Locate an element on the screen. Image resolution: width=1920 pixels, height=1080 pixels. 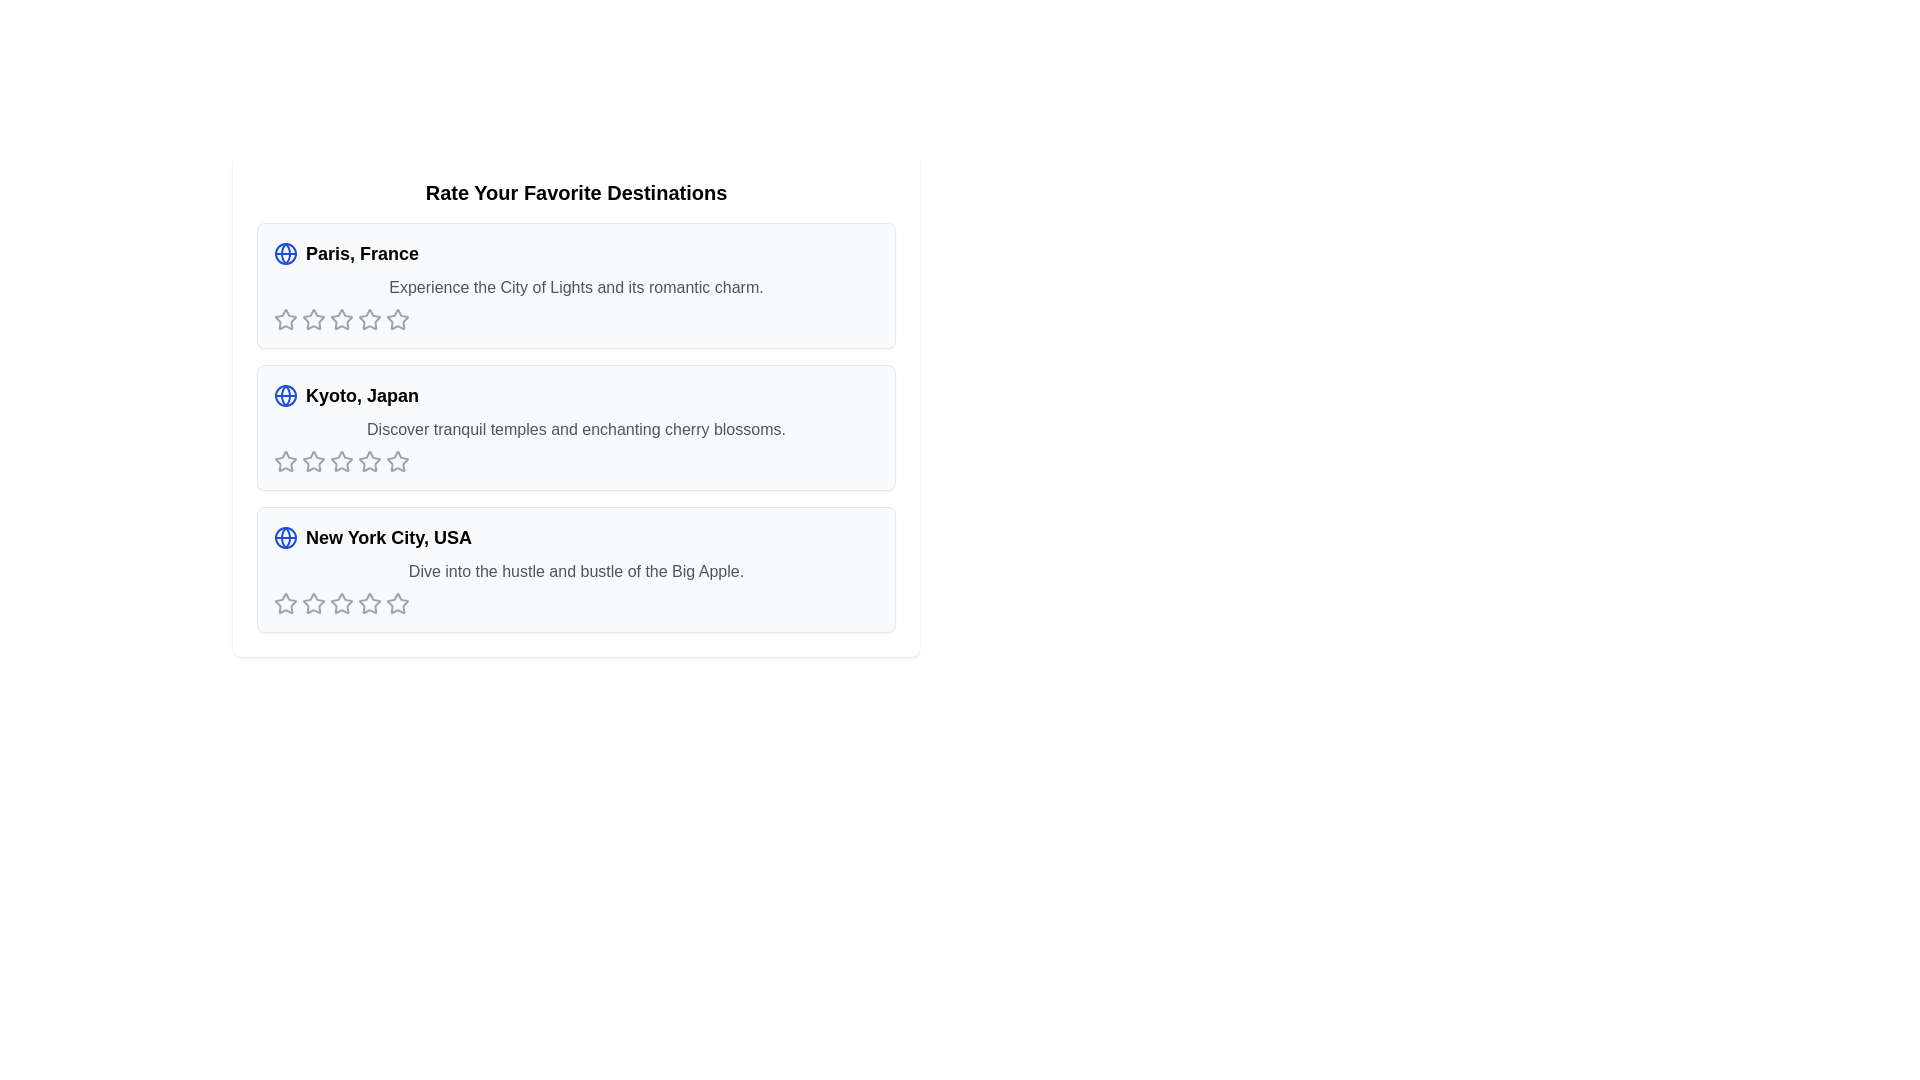
the circular globe icon with a blue outline located to the left of the title 'Paris, France' in the 'Rate Your Favorite Destinations' section is located at coordinates (285, 253).